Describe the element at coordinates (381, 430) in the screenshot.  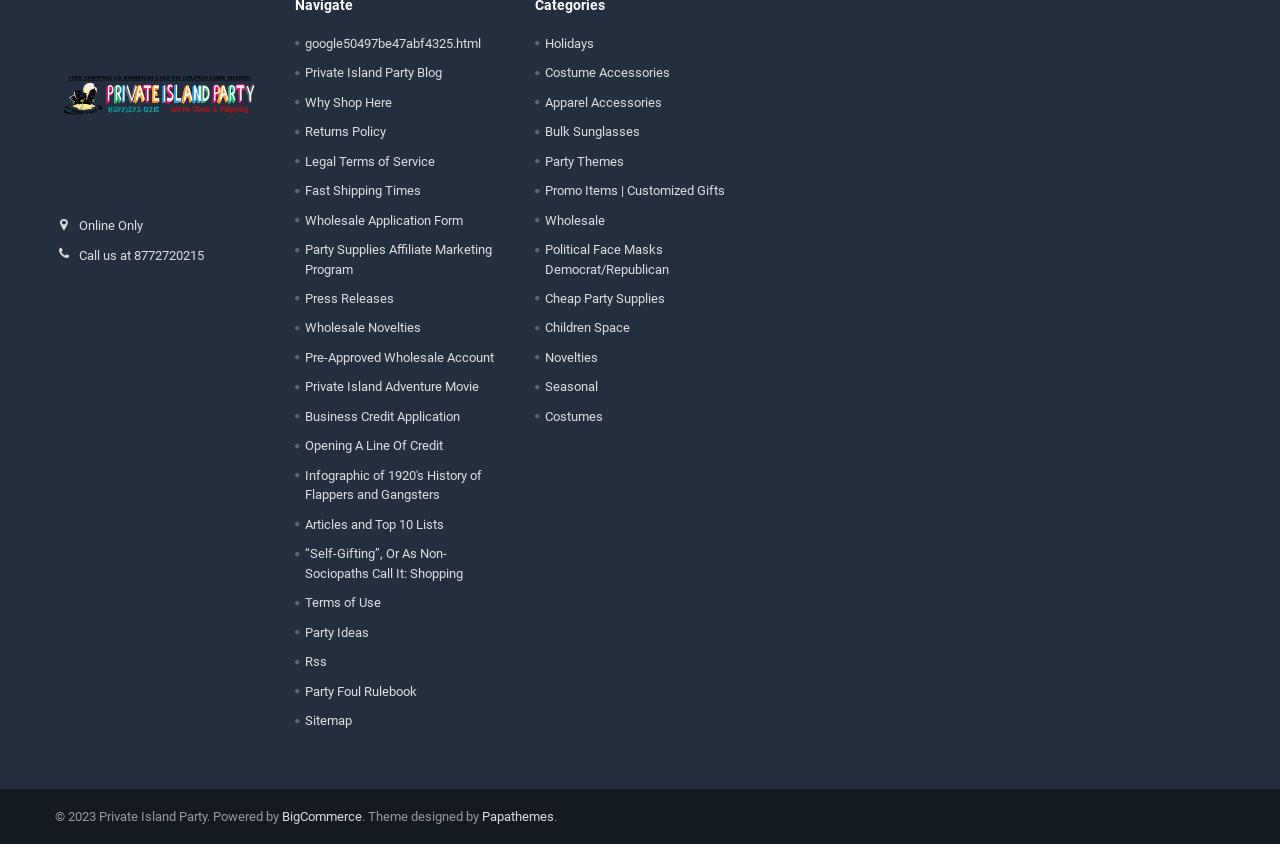
I see `'Business Credit Application'` at that location.